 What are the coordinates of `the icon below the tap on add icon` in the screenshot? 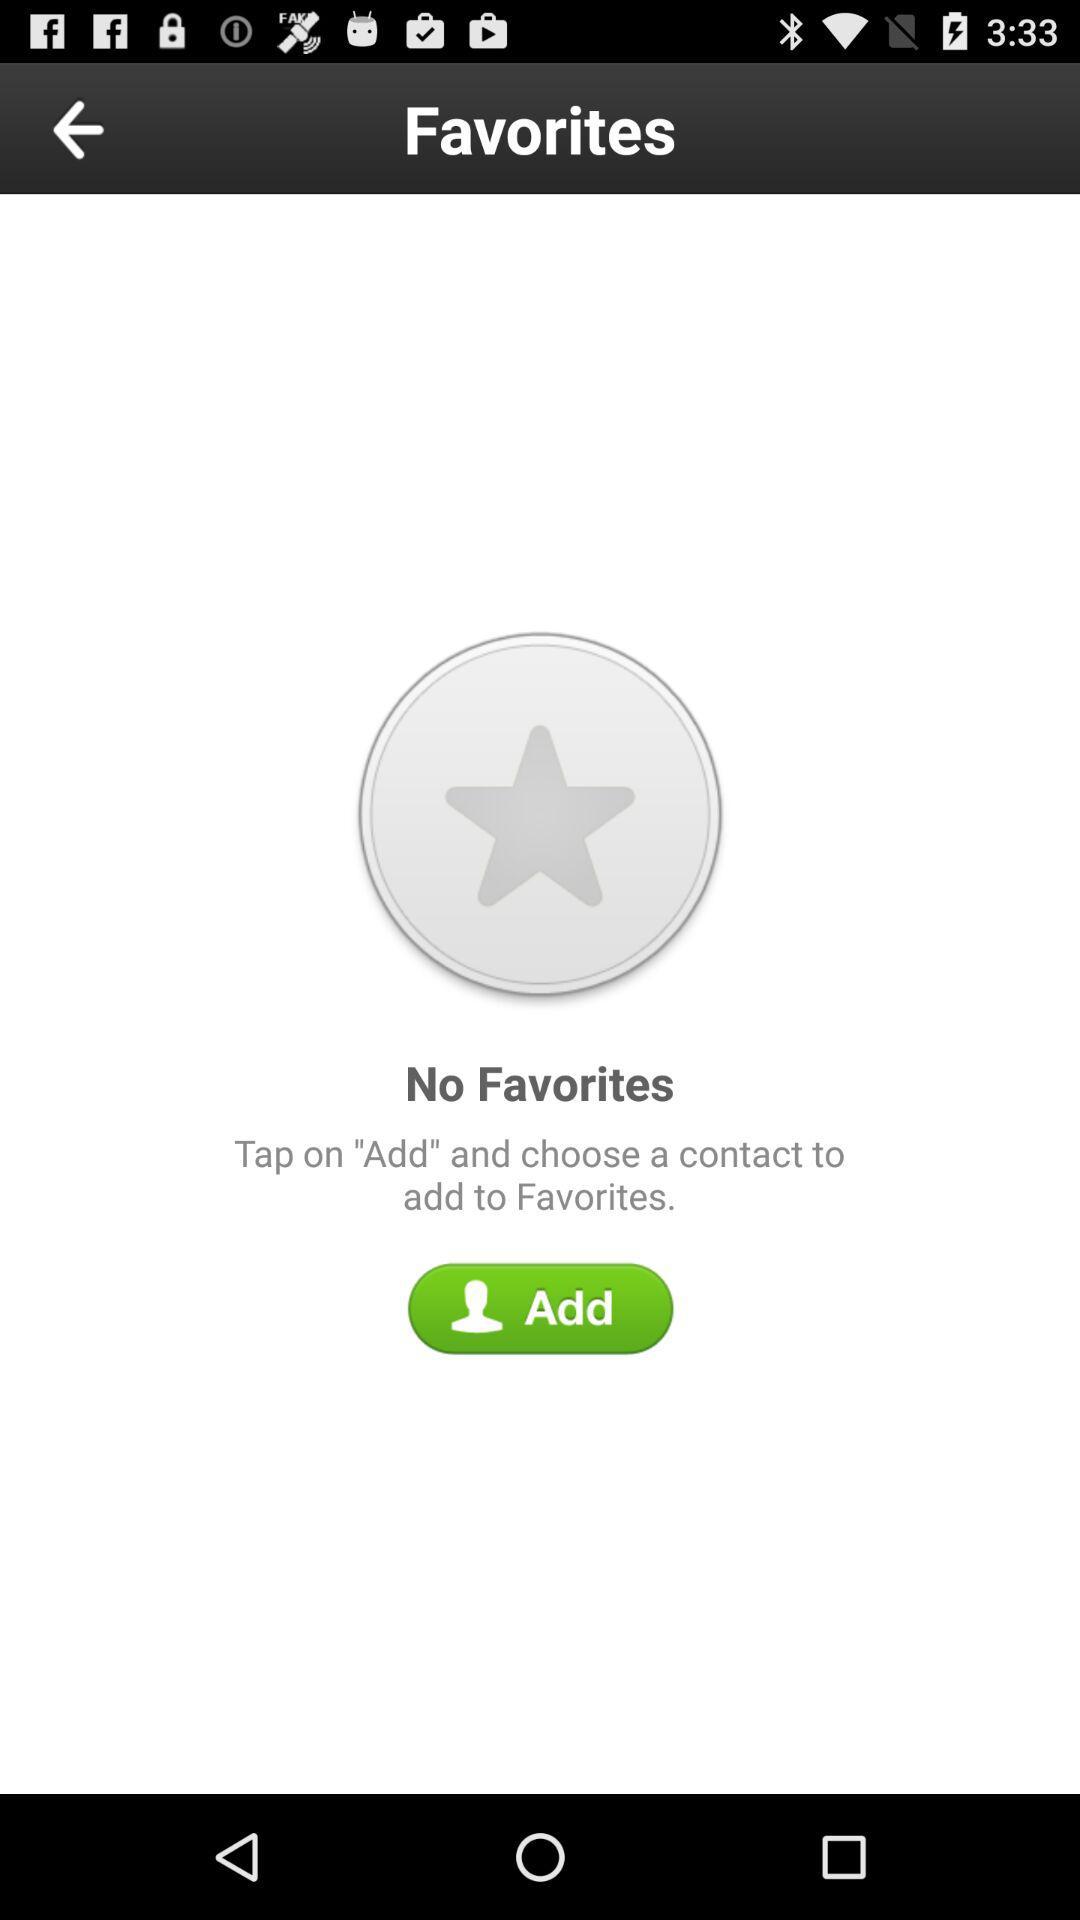 It's located at (540, 1308).